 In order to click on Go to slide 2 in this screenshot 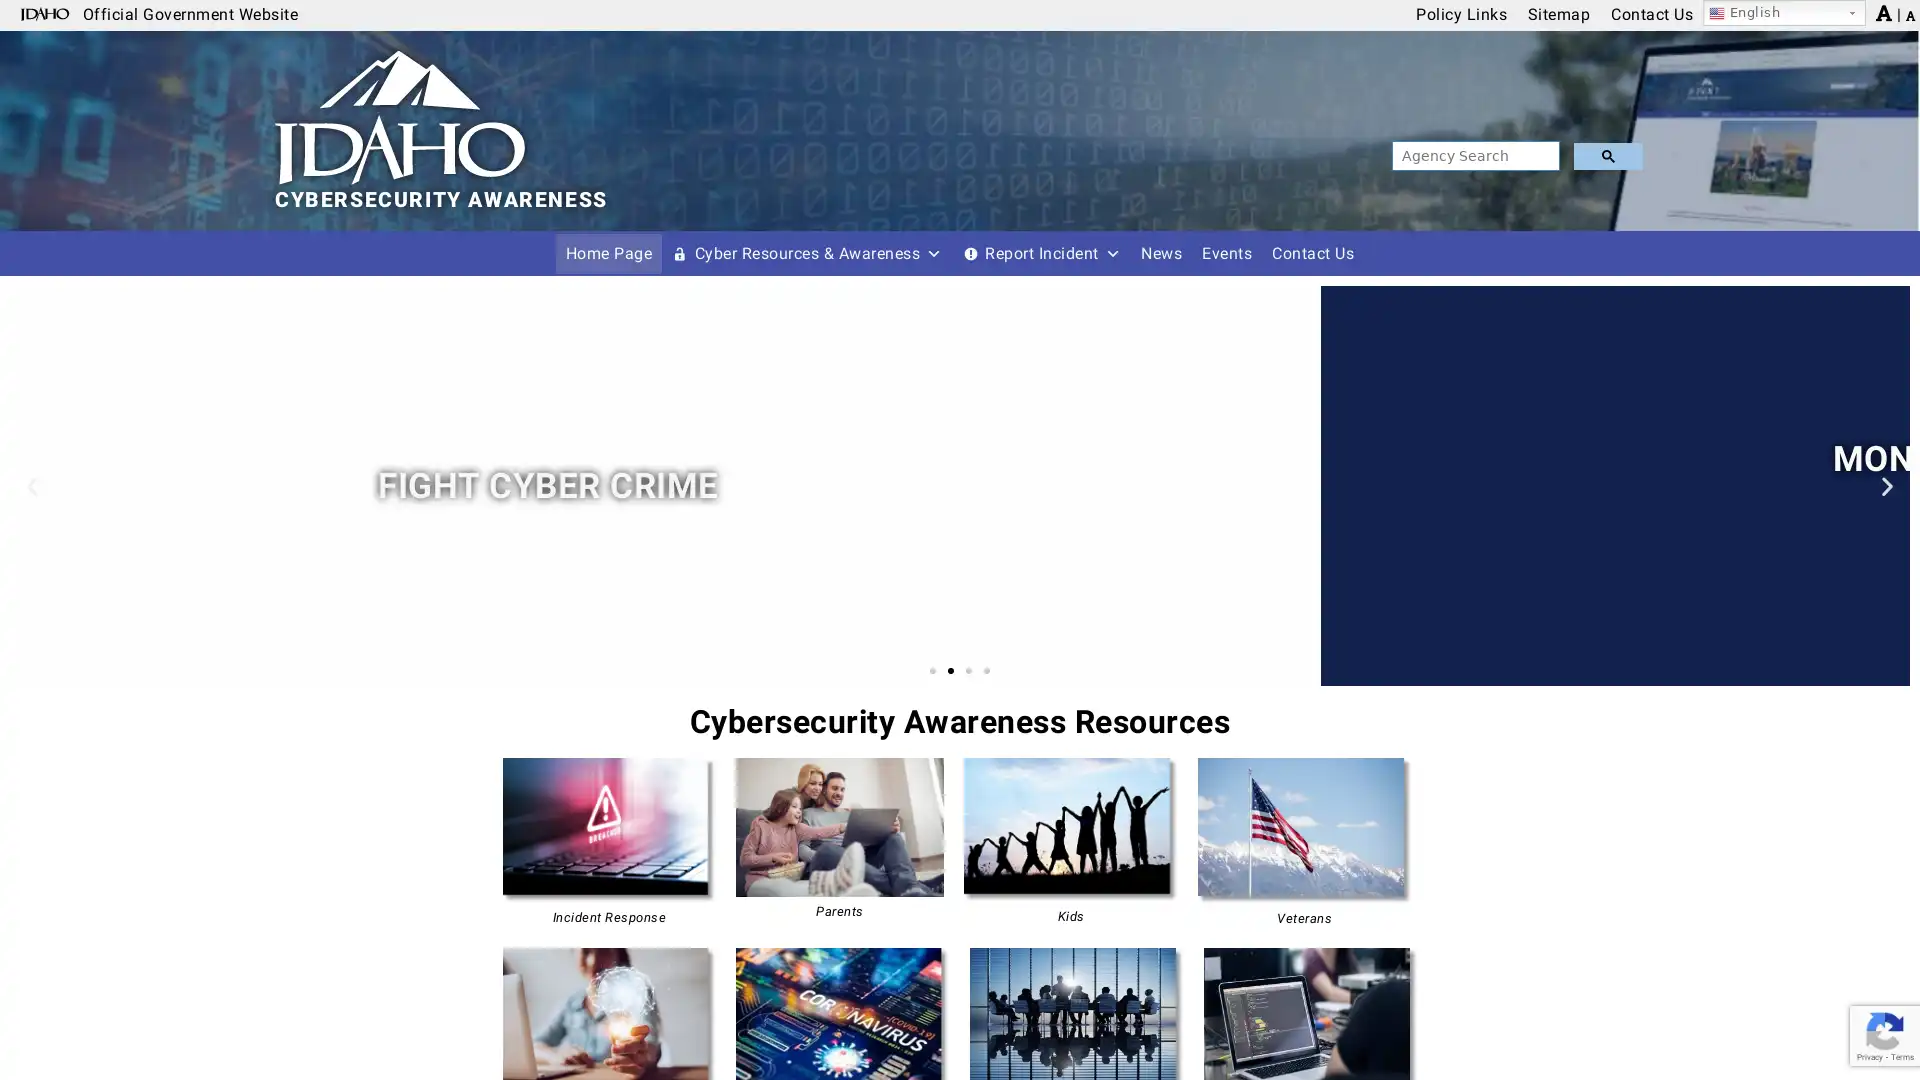, I will do `click(949, 671)`.